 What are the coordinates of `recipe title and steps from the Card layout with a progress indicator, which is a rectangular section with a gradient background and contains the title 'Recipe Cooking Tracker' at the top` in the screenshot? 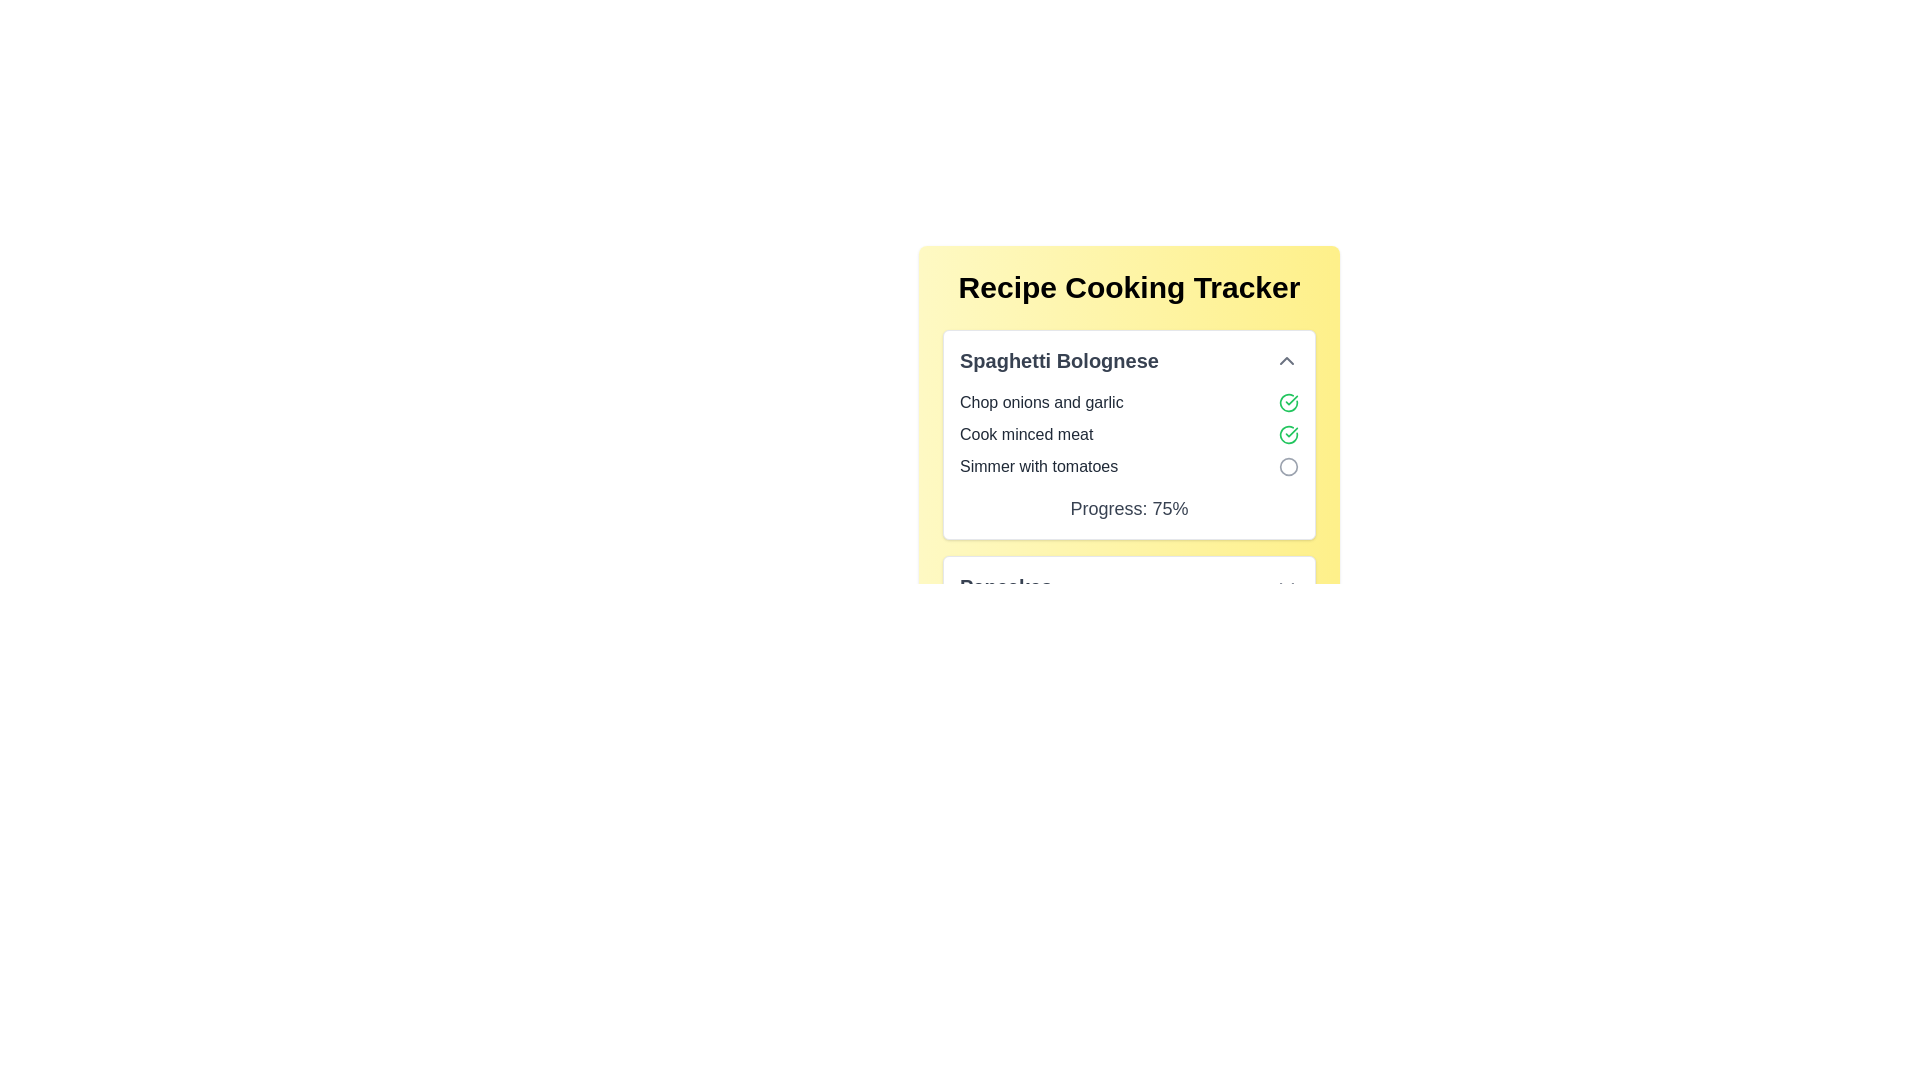 It's located at (1129, 442).